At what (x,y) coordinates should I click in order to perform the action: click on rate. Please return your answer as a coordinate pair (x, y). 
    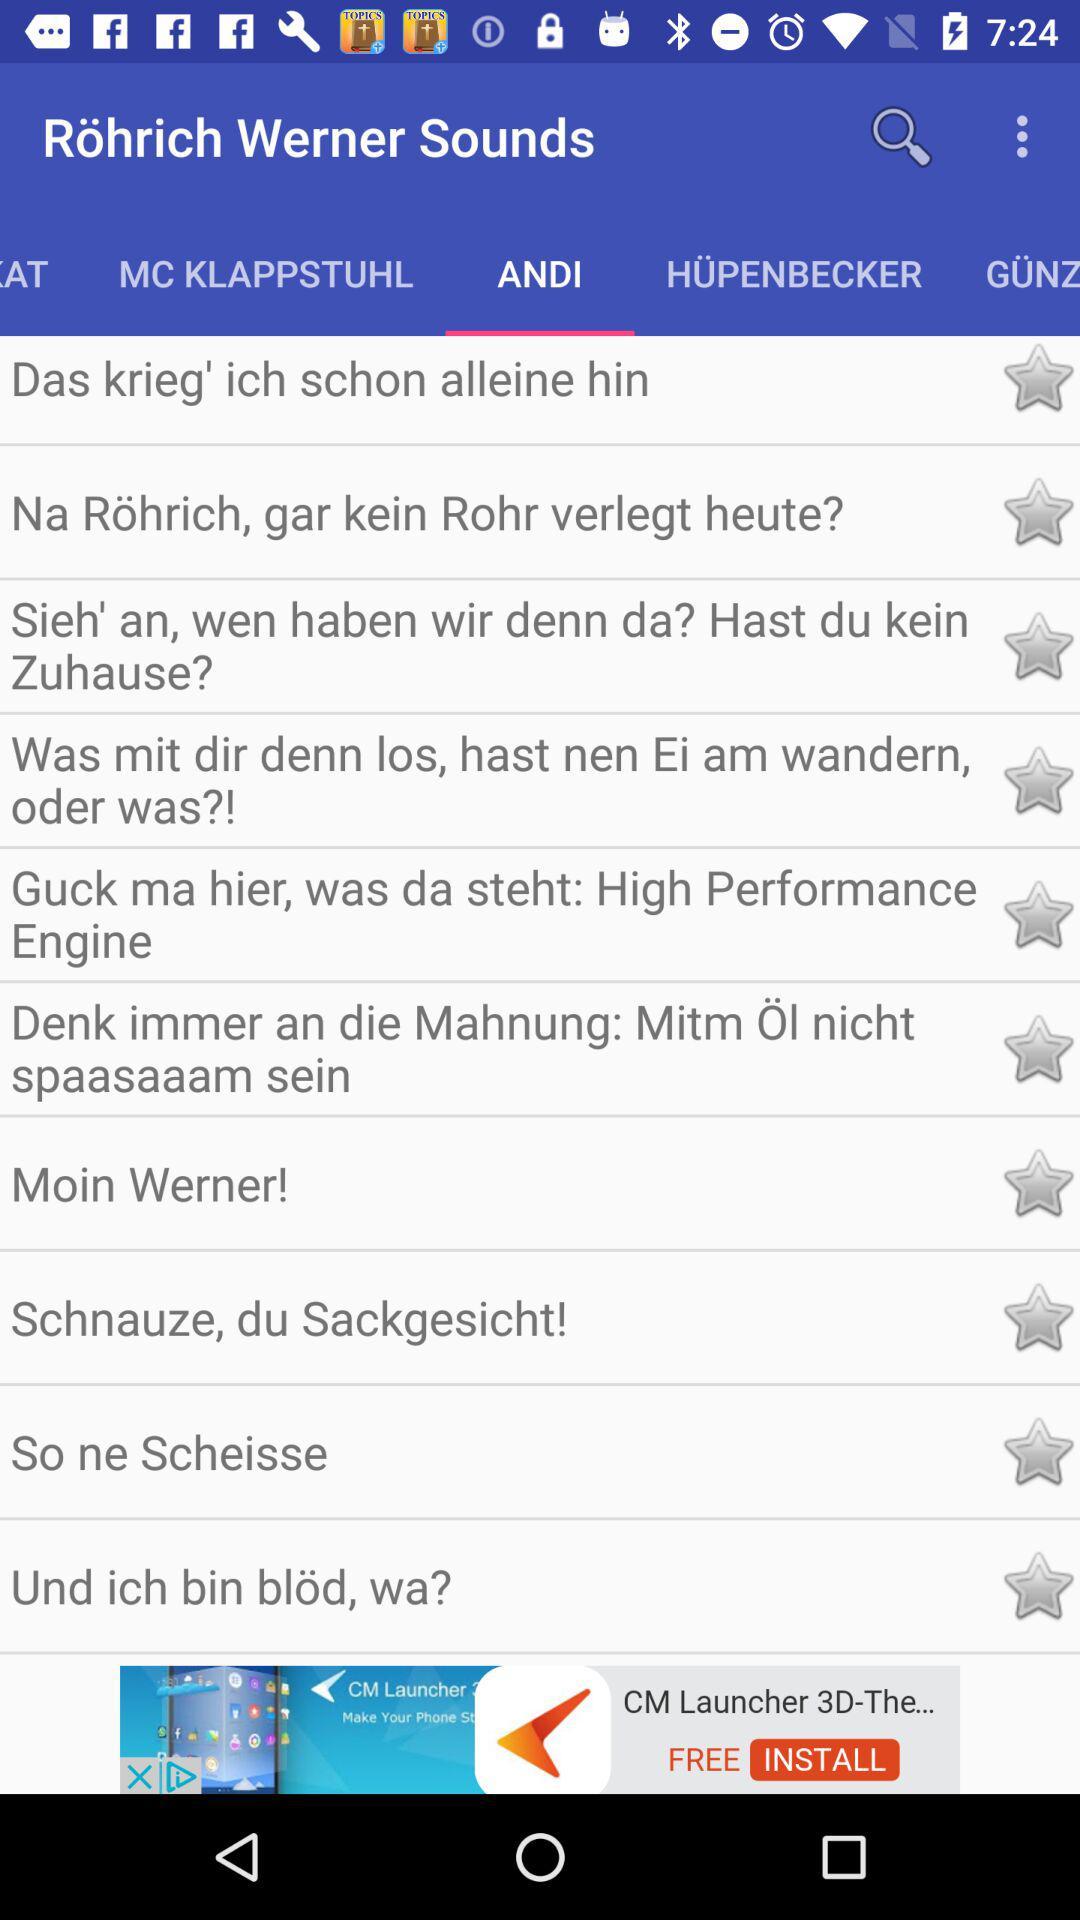
    Looking at the image, I should click on (1036, 913).